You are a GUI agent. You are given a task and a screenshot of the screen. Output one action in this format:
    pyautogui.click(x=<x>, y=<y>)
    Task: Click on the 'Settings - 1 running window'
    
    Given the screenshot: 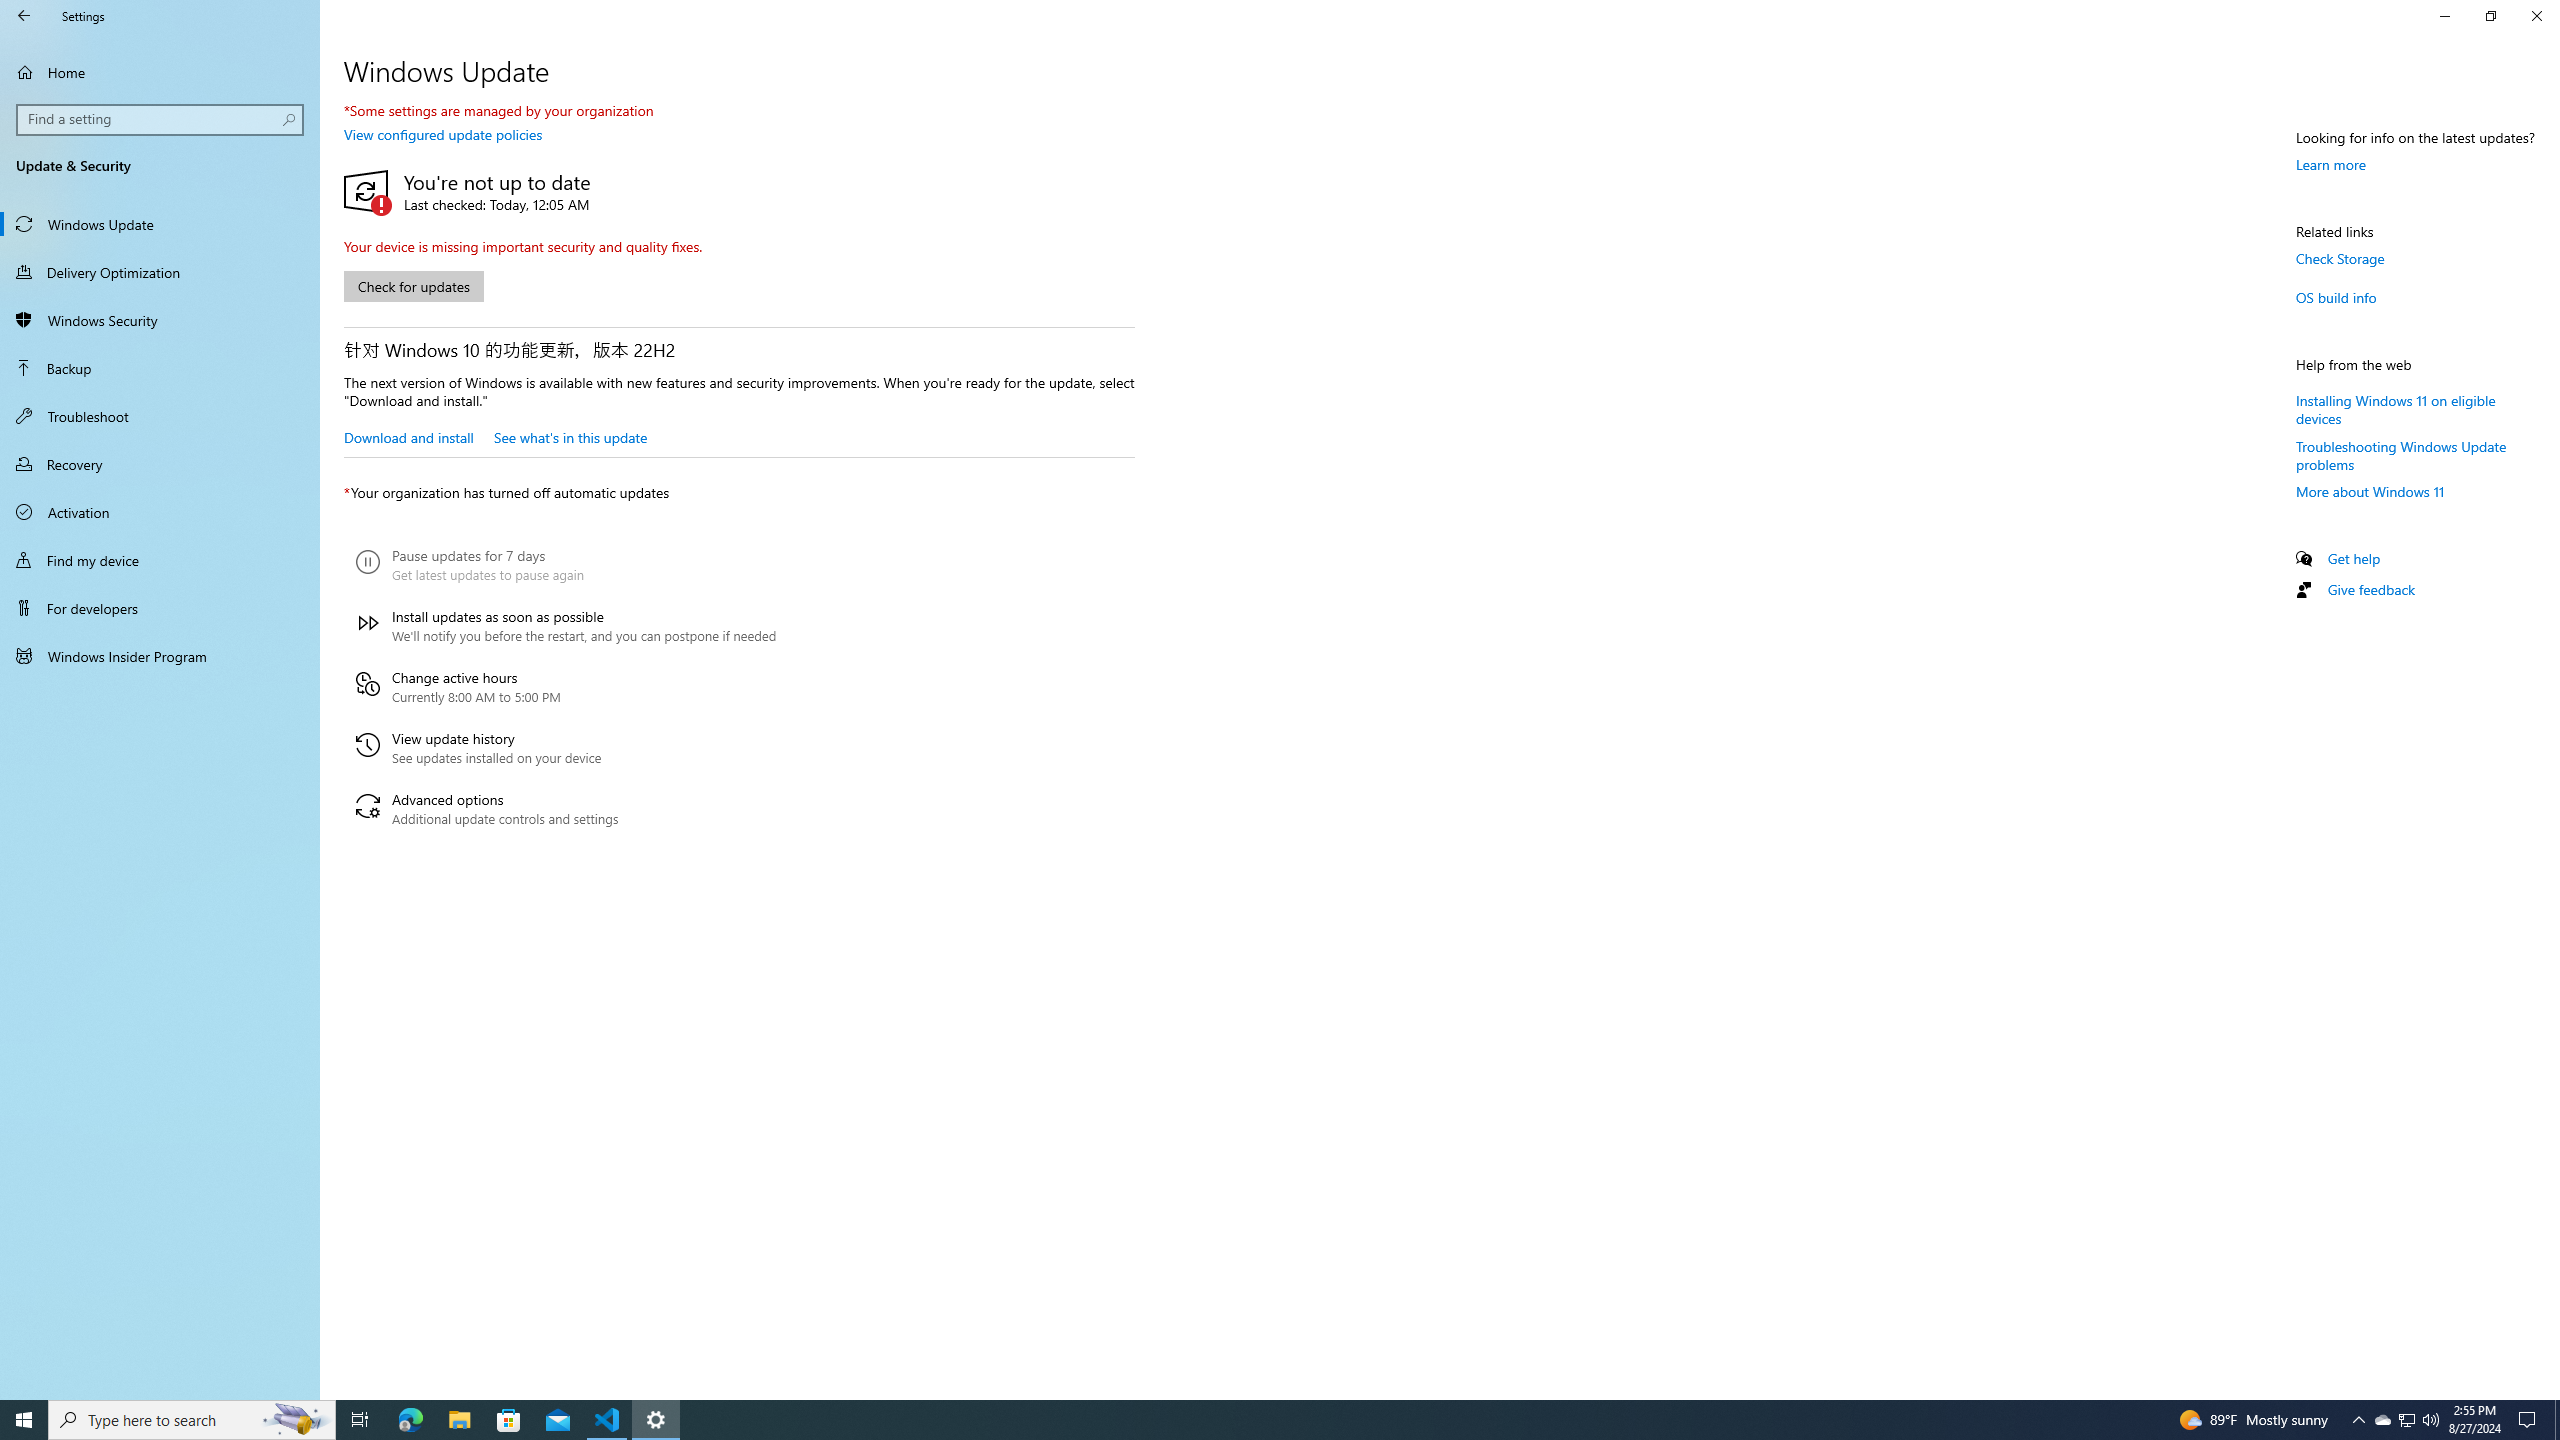 What is the action you would take?
    pyautogui.click(x=656, y=1418)
    